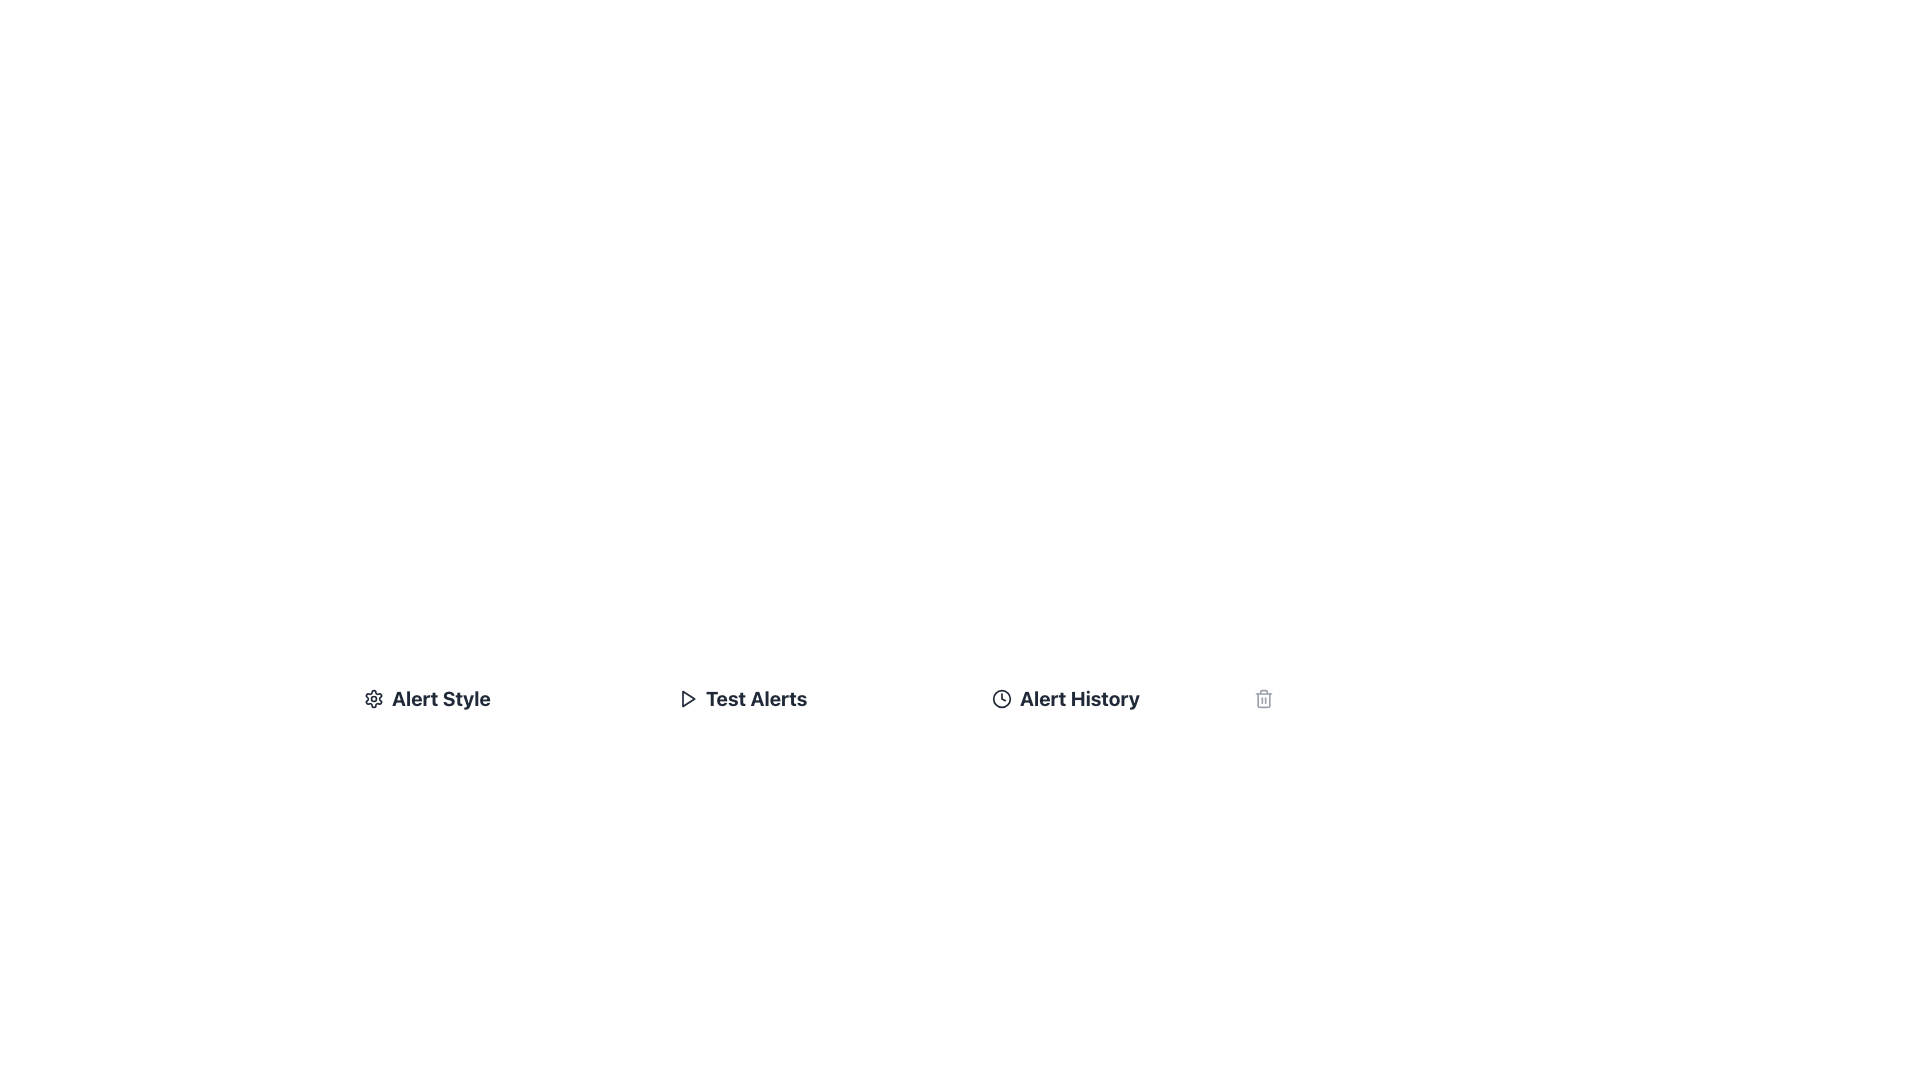 The image size is (1920, 1080). I want to click on the 'Alert Style' label with icon, so click(504, 697).